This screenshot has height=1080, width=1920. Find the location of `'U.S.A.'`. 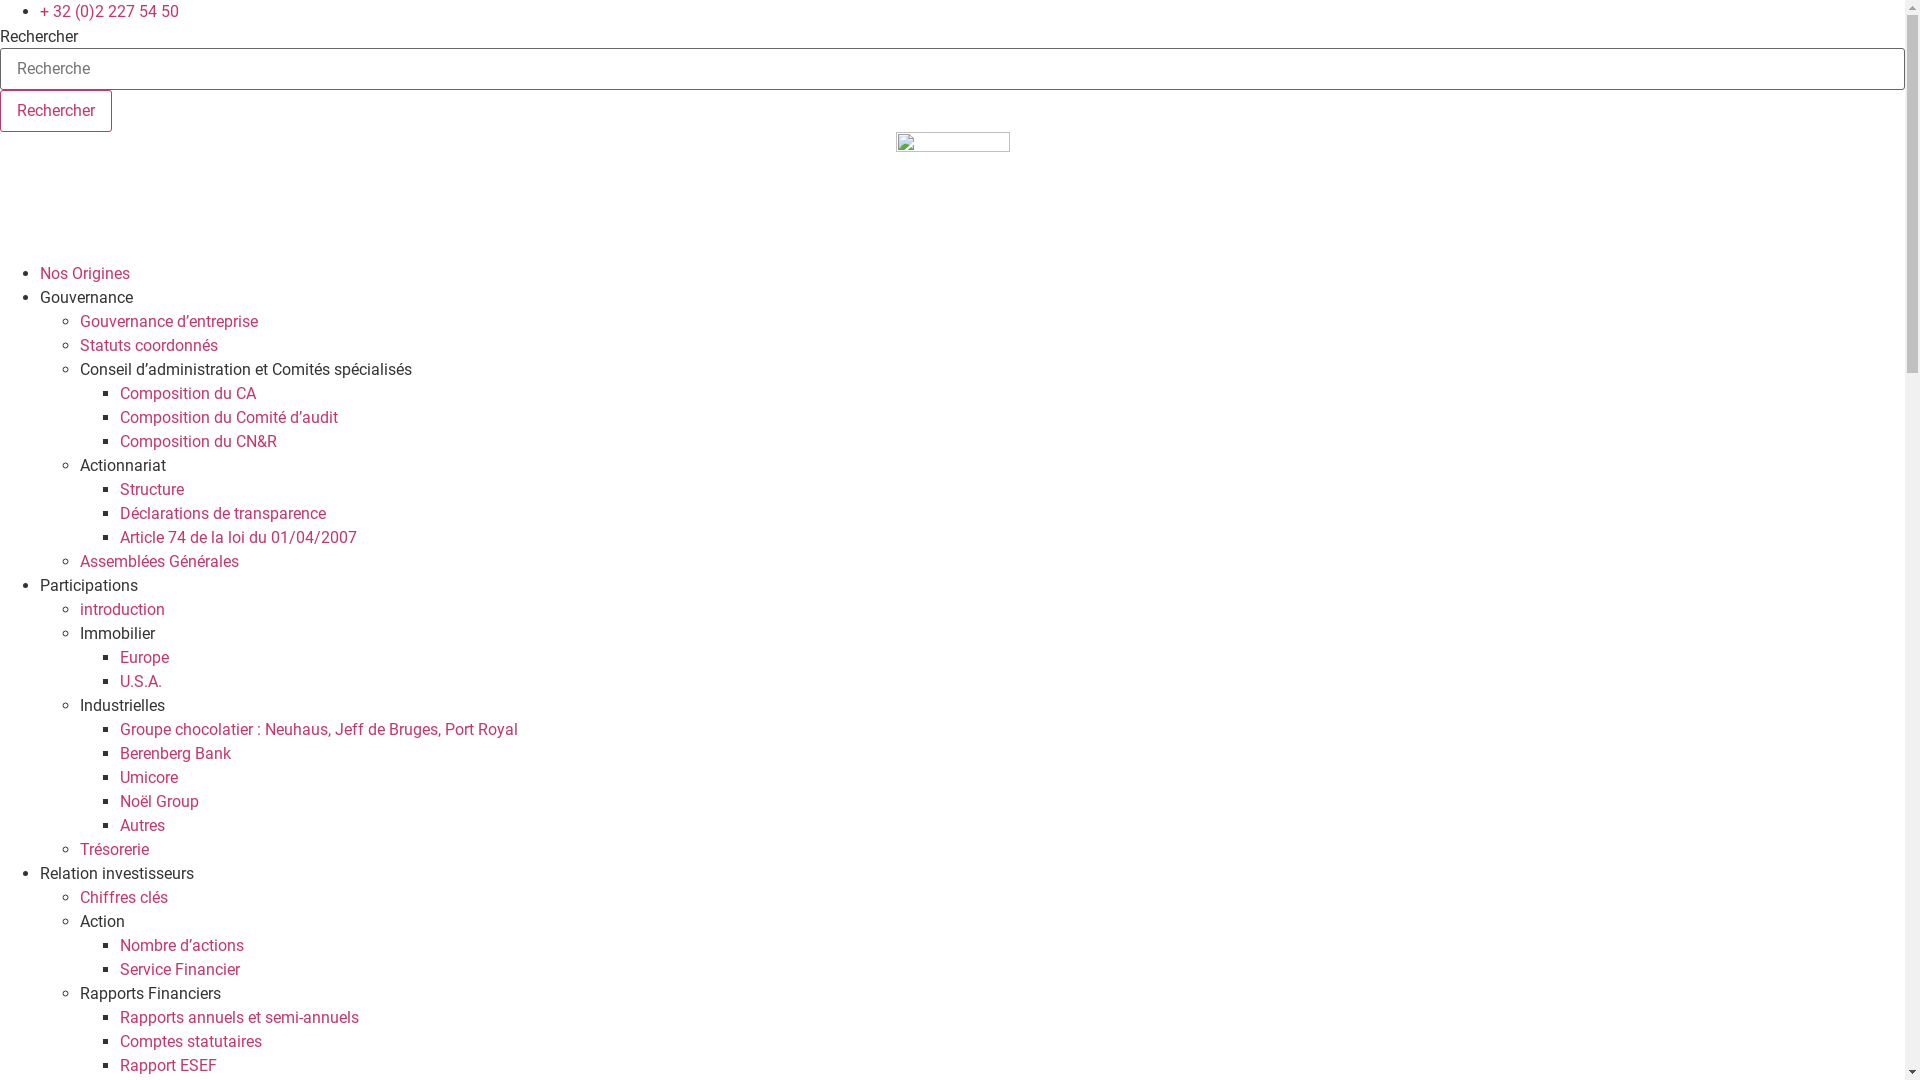

'U.S.A.' is located at coordinates (139, 680).